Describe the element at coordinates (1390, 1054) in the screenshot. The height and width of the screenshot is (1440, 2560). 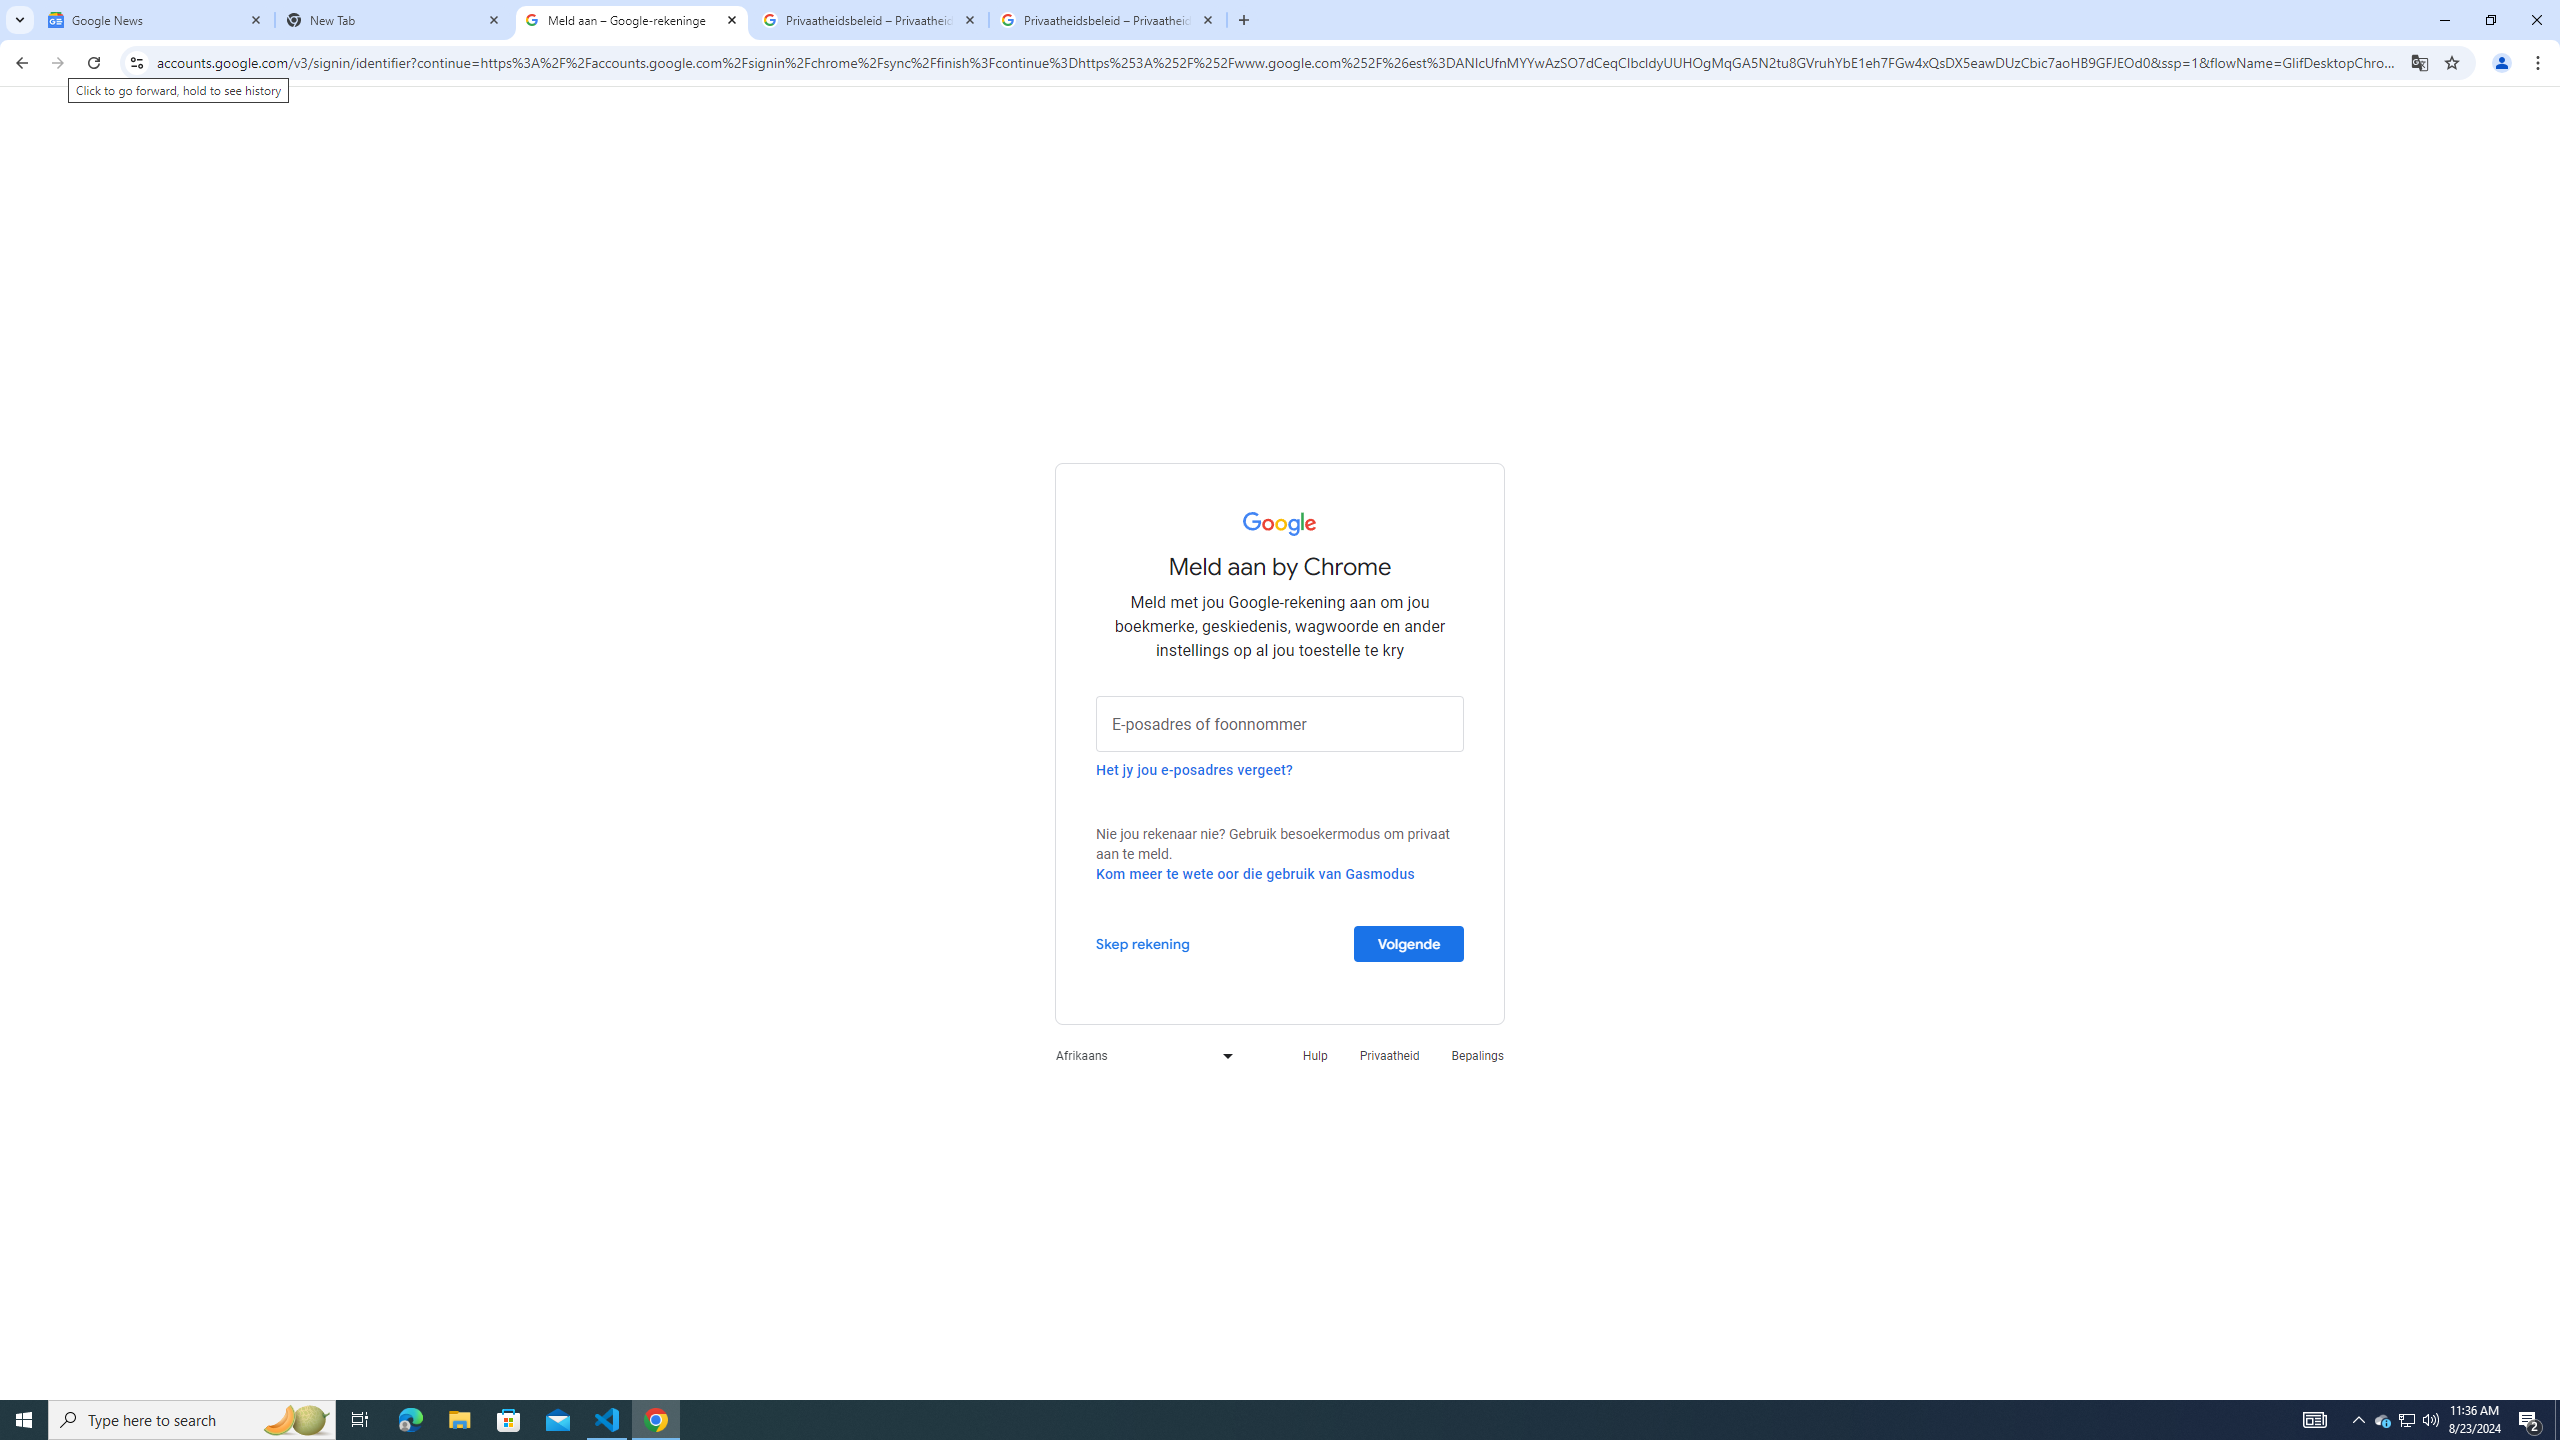
I see `'Privaatheid'` at that location.